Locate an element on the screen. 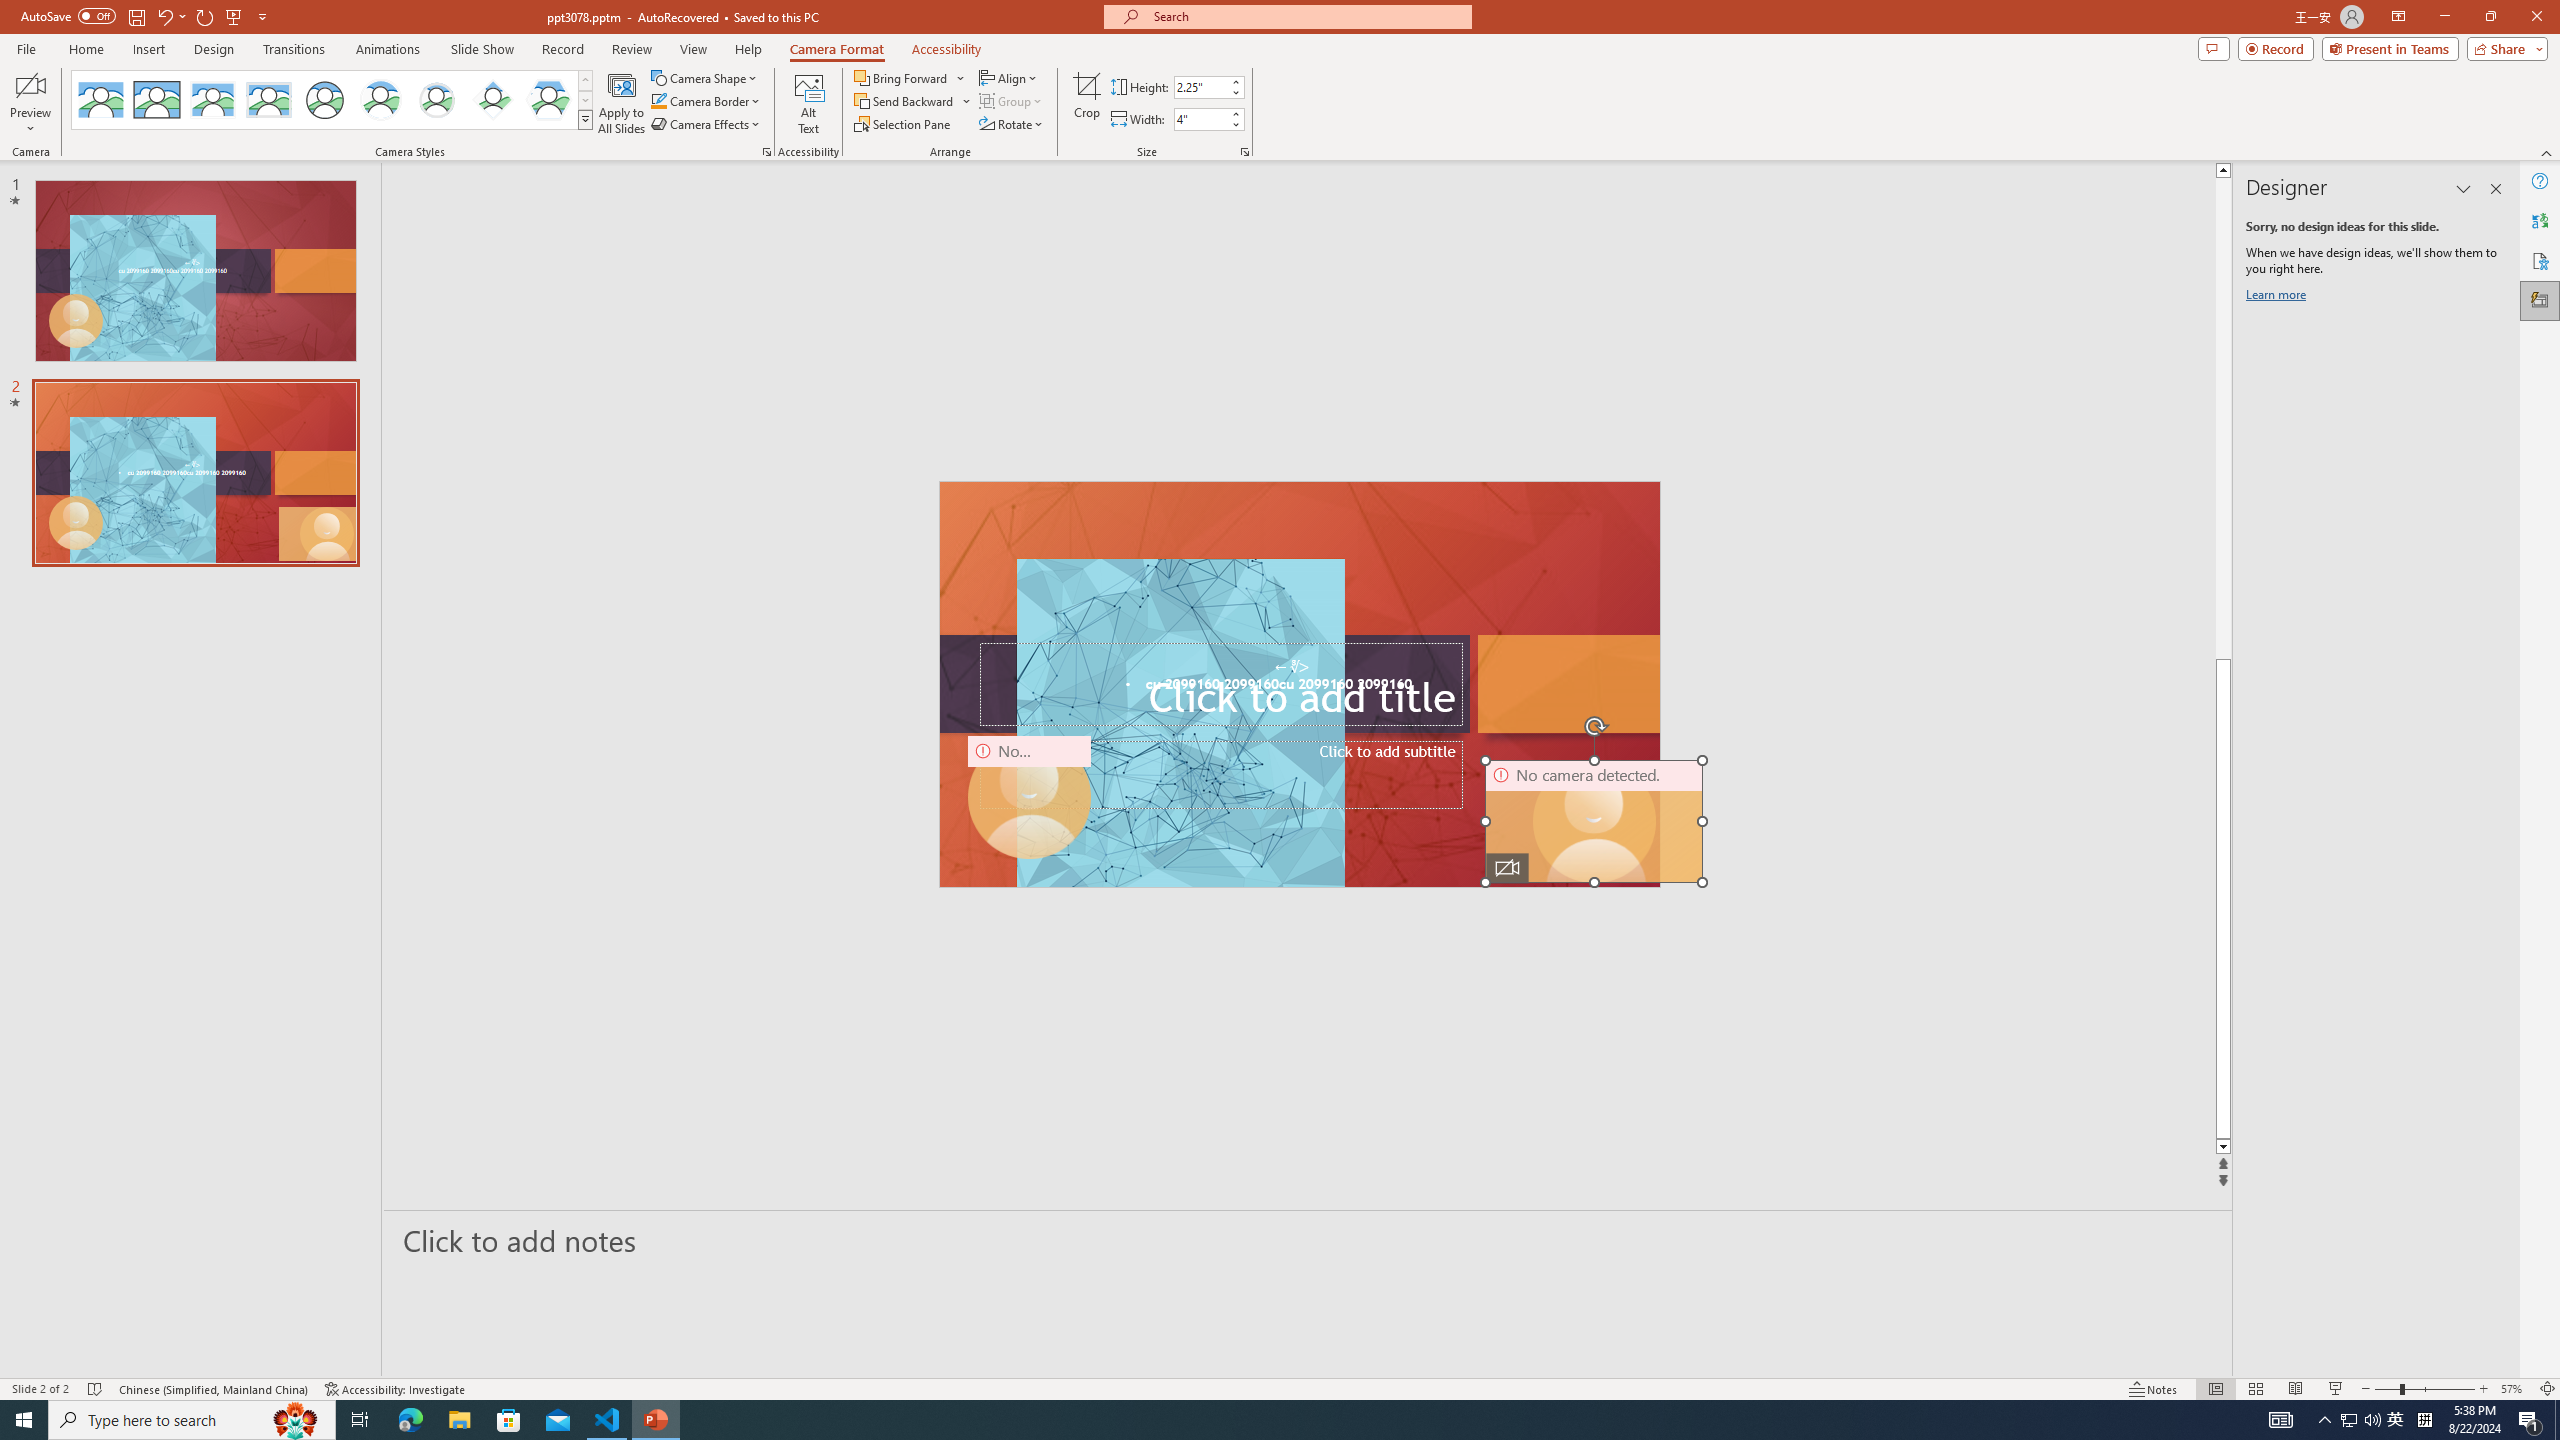  'Learn more' is located at coordinates (2278, 298).